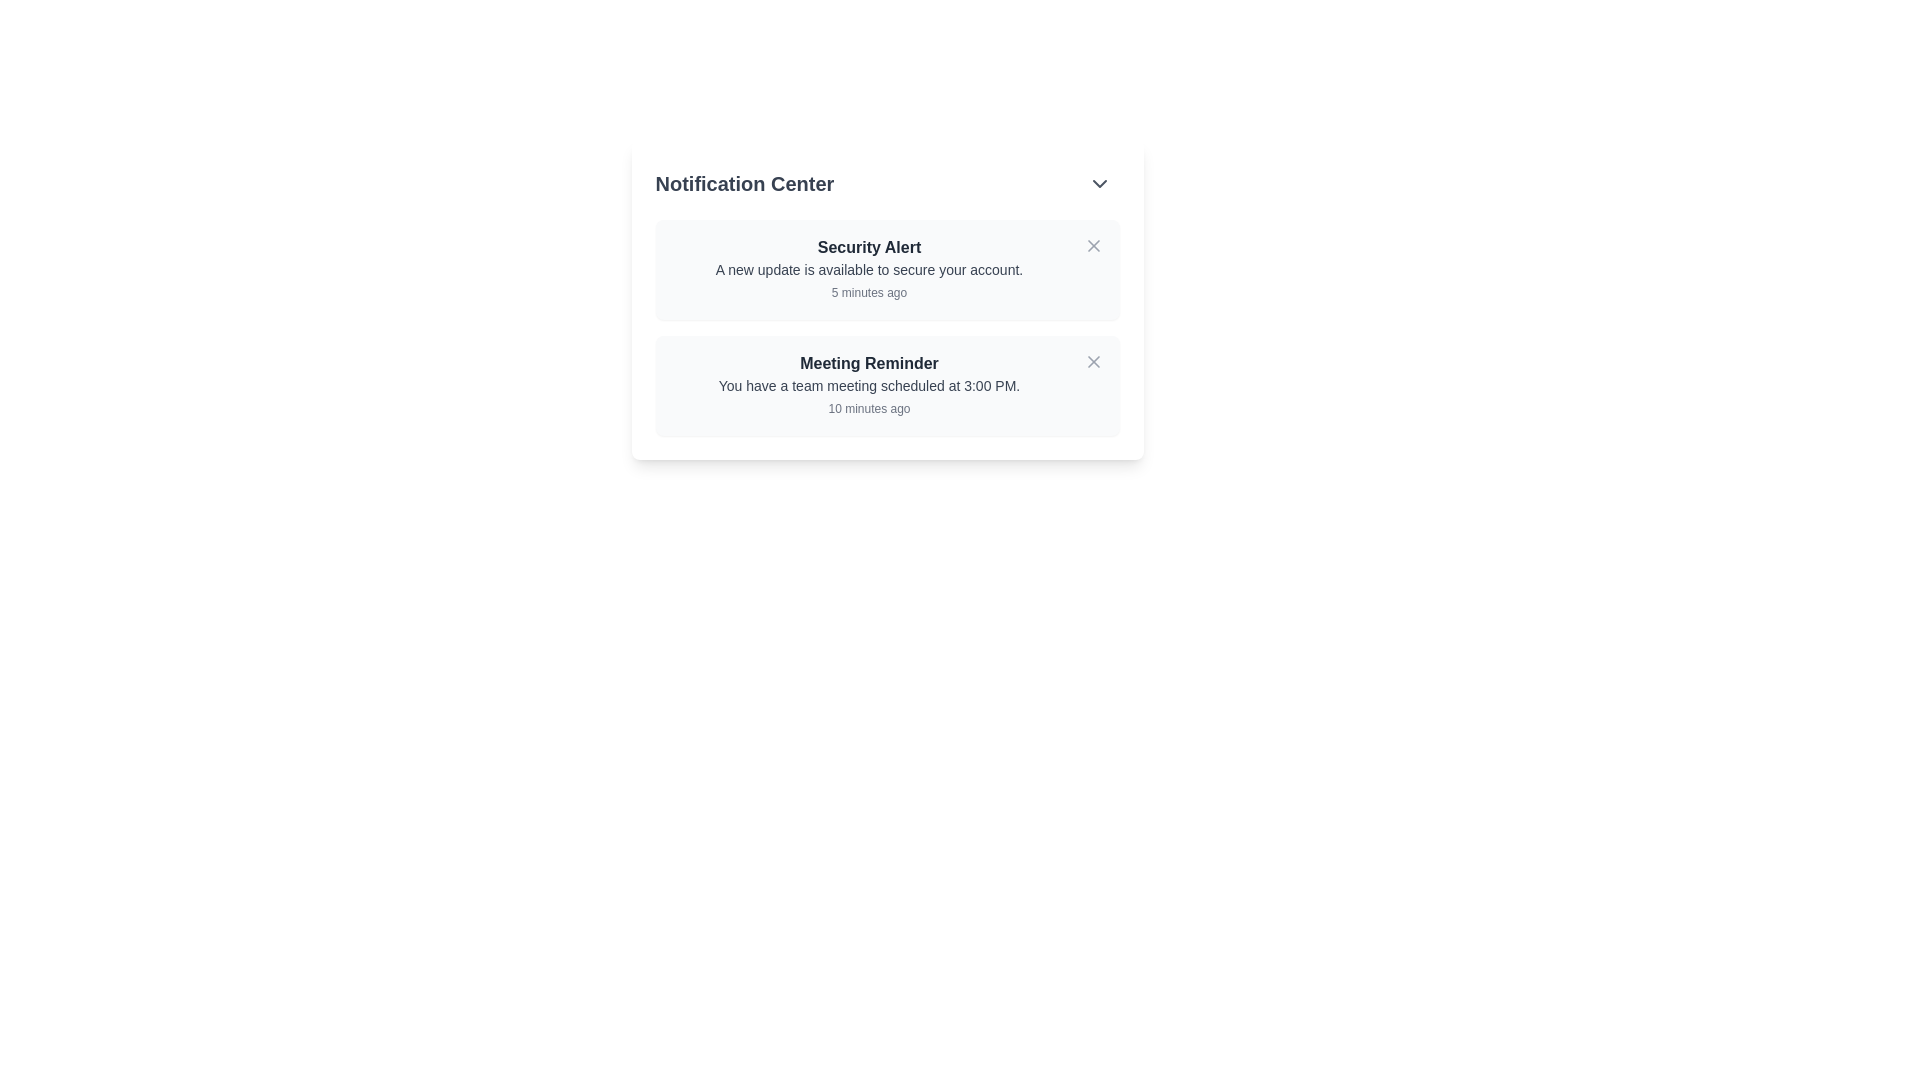  What do you see at coordinates (869, 385) in the screenshot?
I see `the notification widget titled 'Meeting Reminder' which contains the description 'You have a team meeting scheduled at 3:00 PM.' and the timestamp '10 minutes ago'` at bounding box center [869, 385].